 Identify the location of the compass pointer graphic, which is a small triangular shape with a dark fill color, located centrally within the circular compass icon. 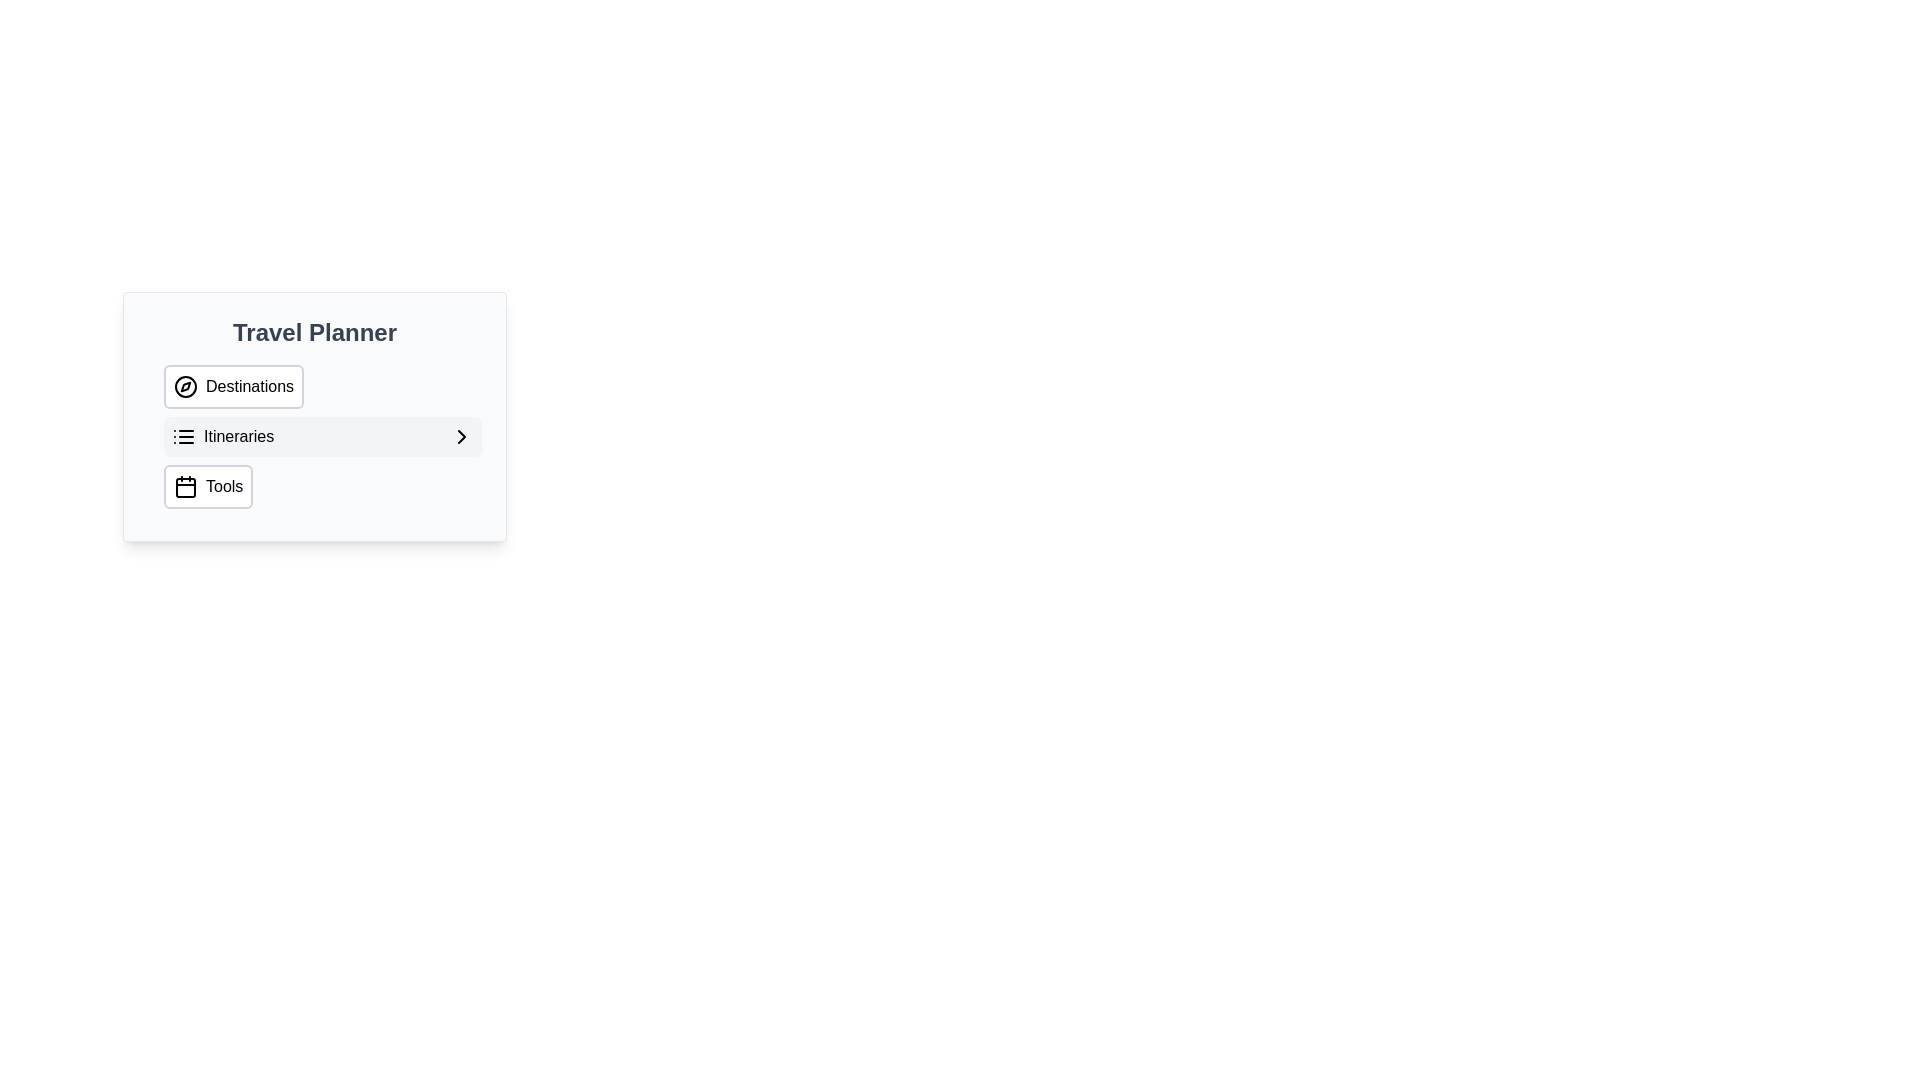
(186, 386).